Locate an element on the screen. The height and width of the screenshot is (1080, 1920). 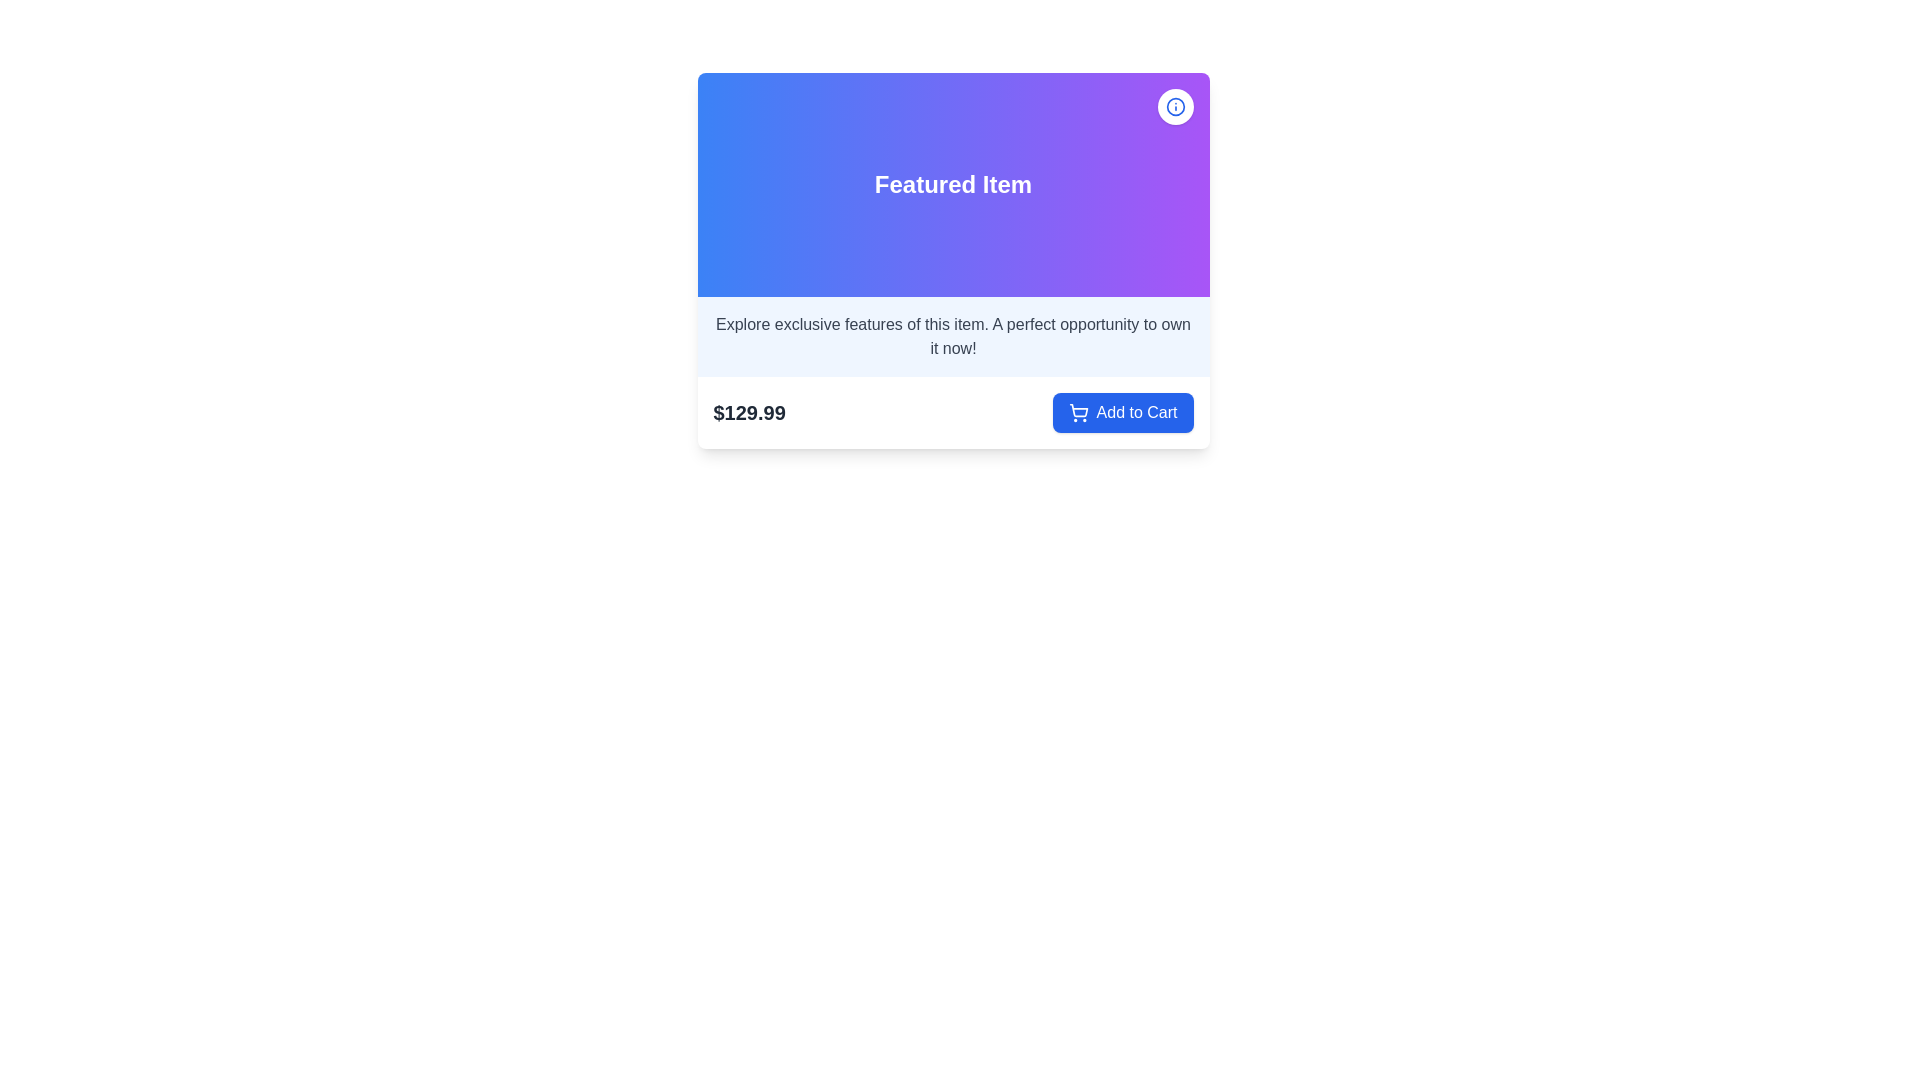
the 'Add to Cart' button, which is a vibrant blue rectangular button with rounded corners and contains the white text 'Add to Cart' along with a shopping cart icon is located at coordinates (1123, 411).